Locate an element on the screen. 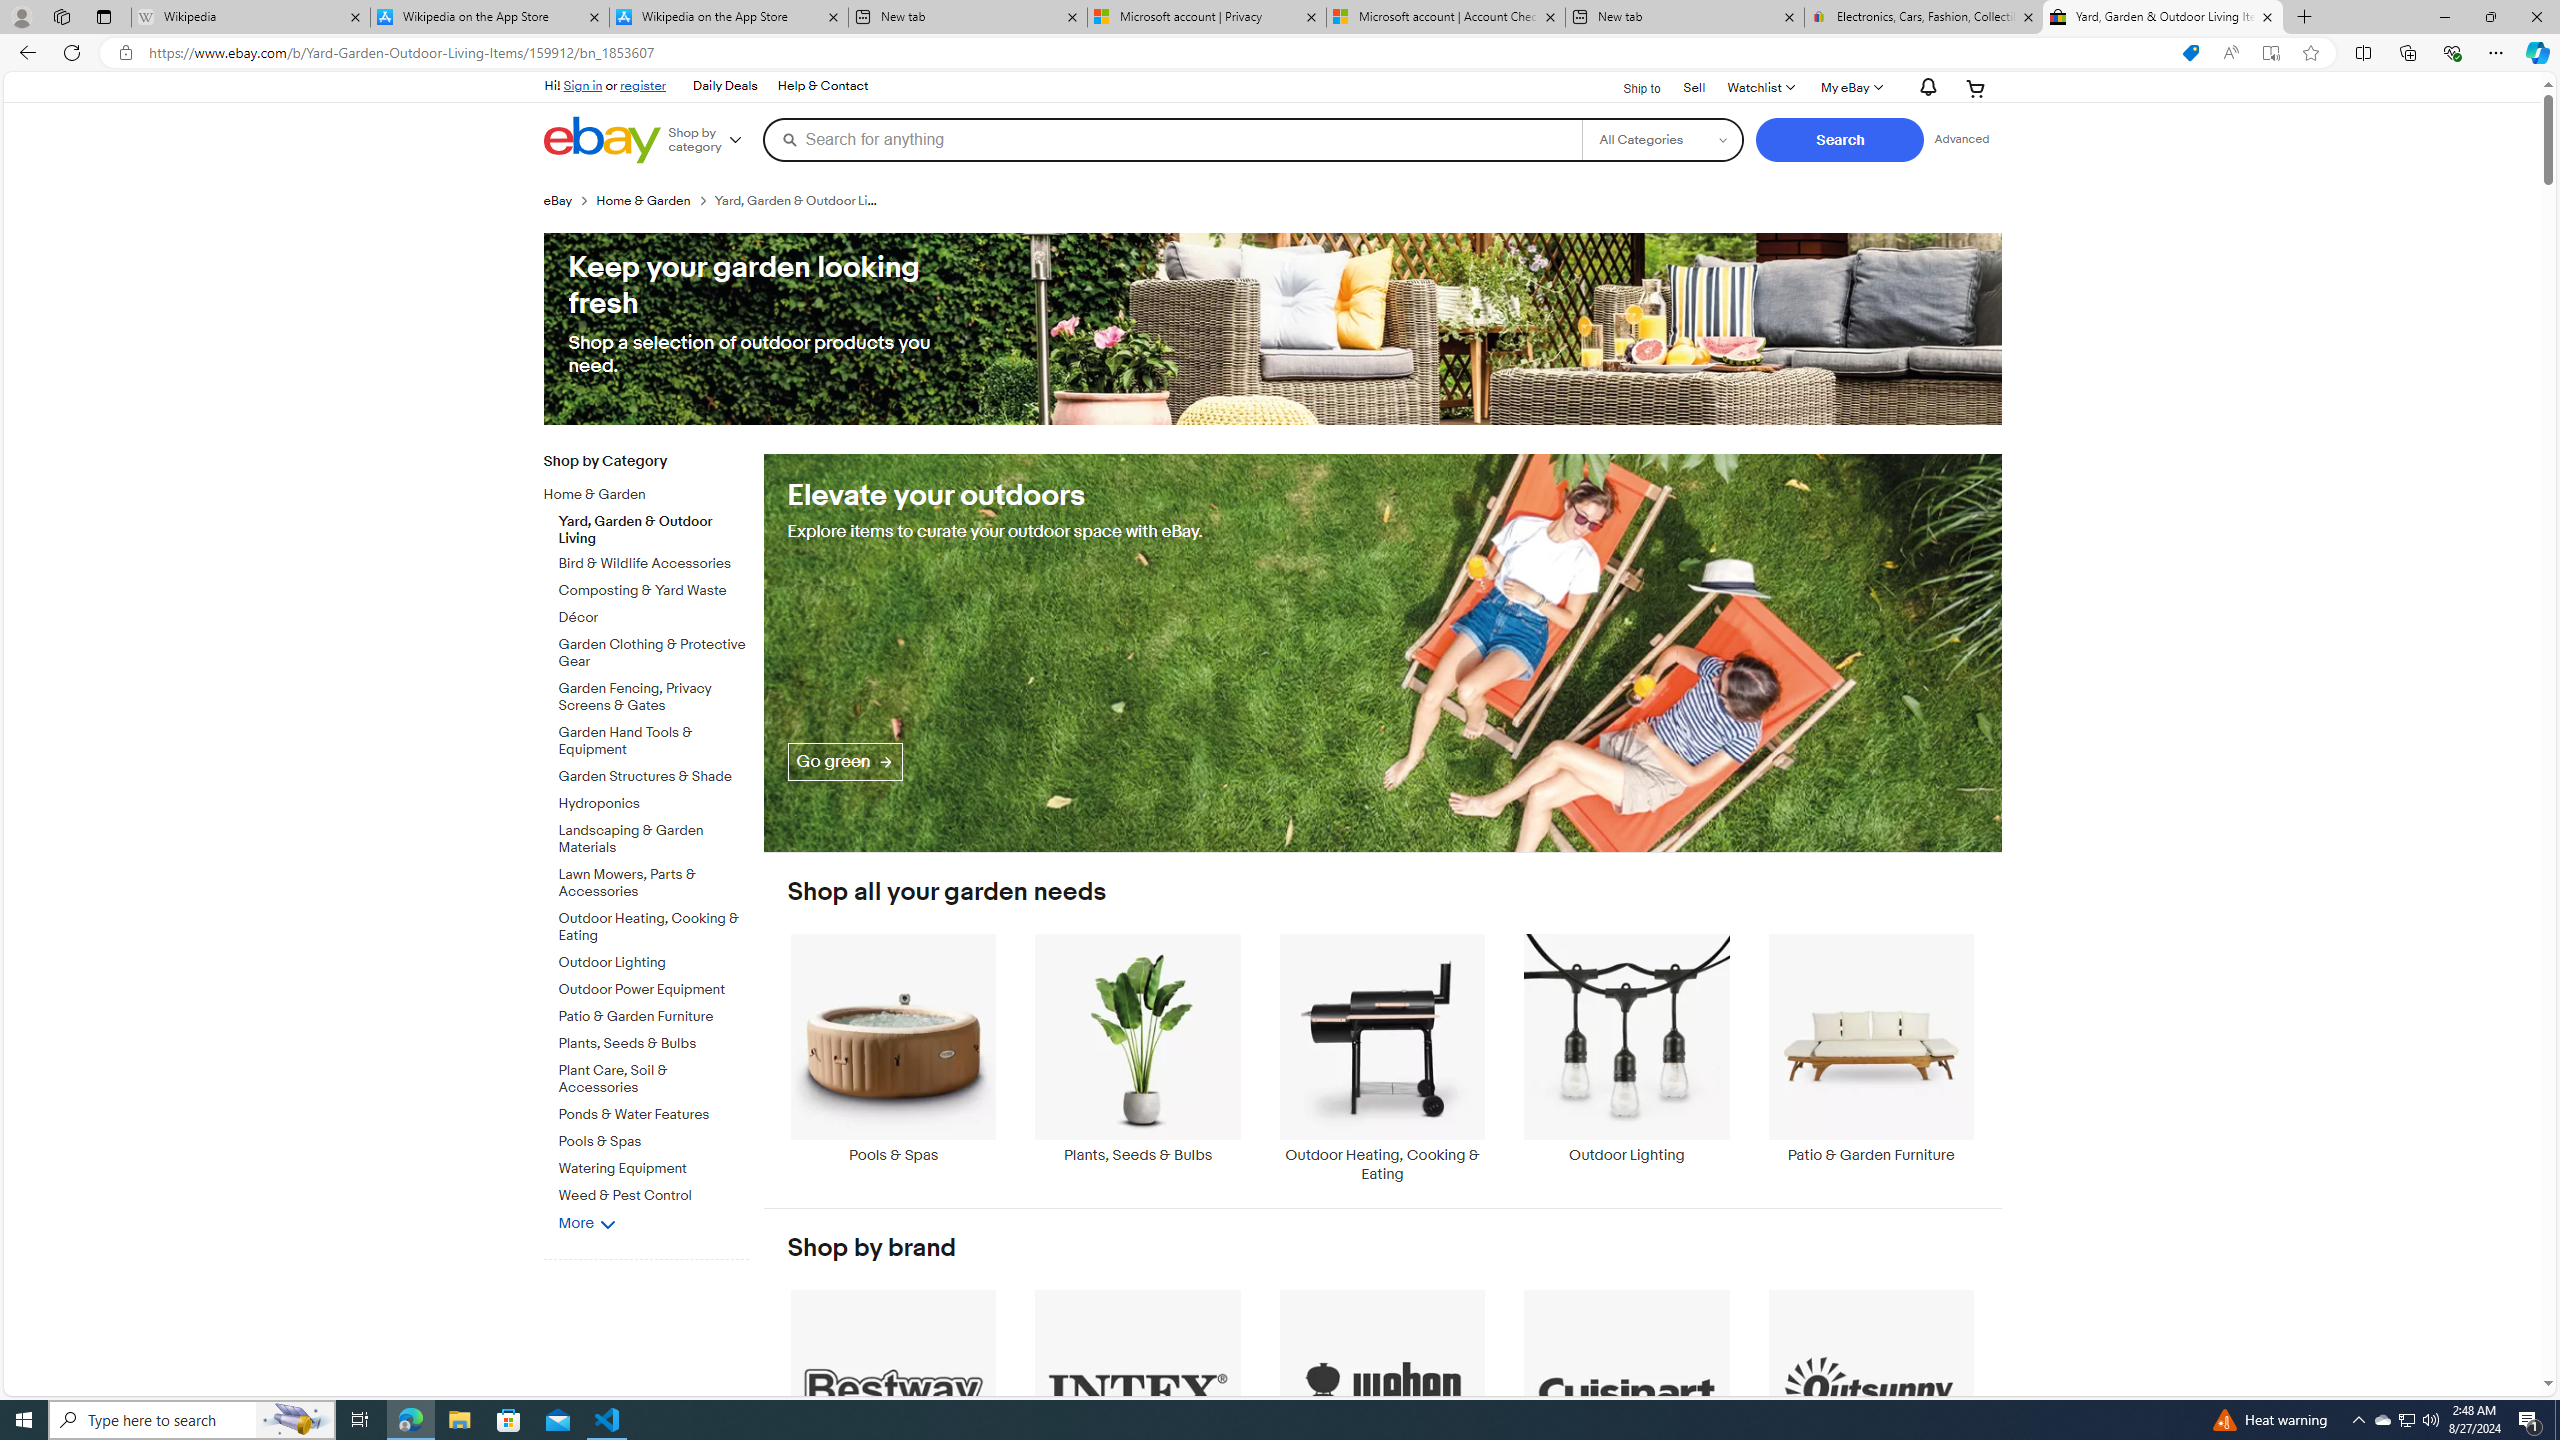  'Daily Deals' is located at coordinates (723, 85).